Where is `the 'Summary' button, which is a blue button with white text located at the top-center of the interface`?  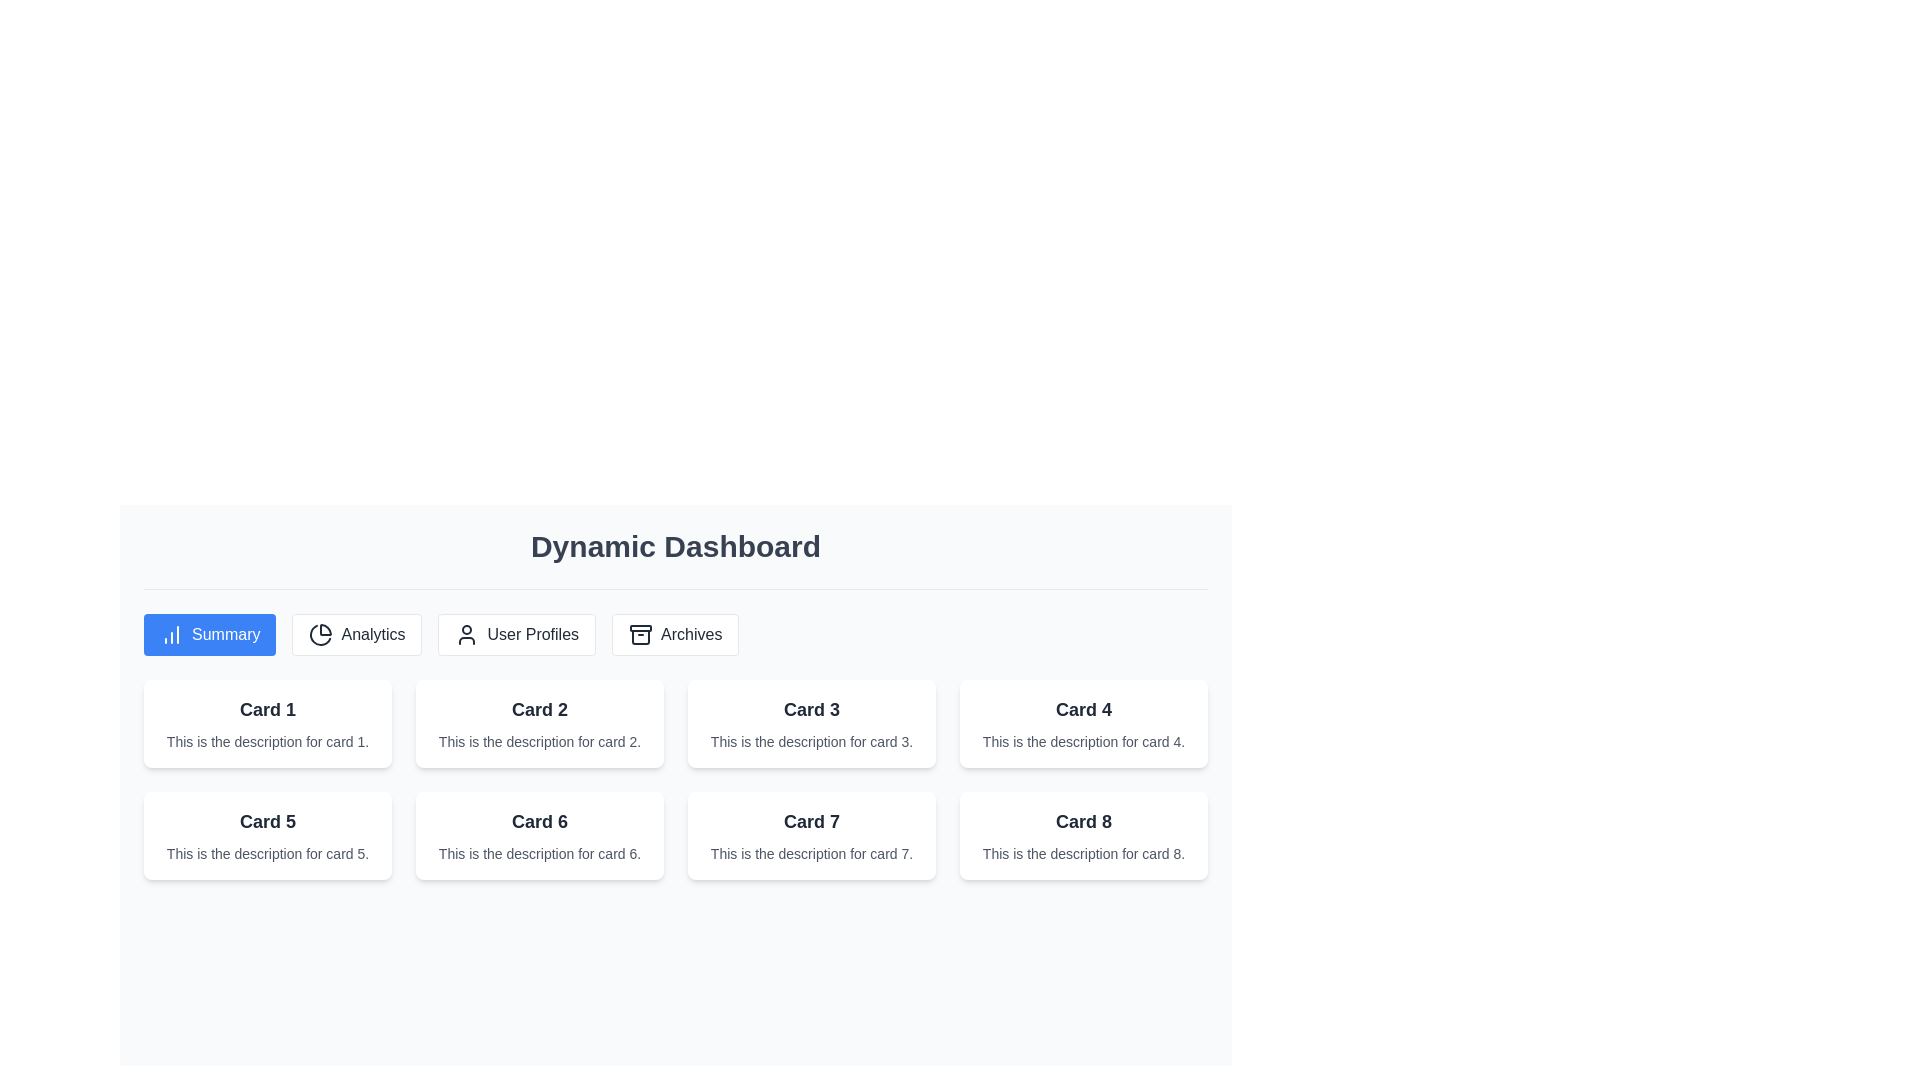 the 'Summary' button, which is a blue button with white text located at the top-center of the interface is located at coordinates (210, 635).